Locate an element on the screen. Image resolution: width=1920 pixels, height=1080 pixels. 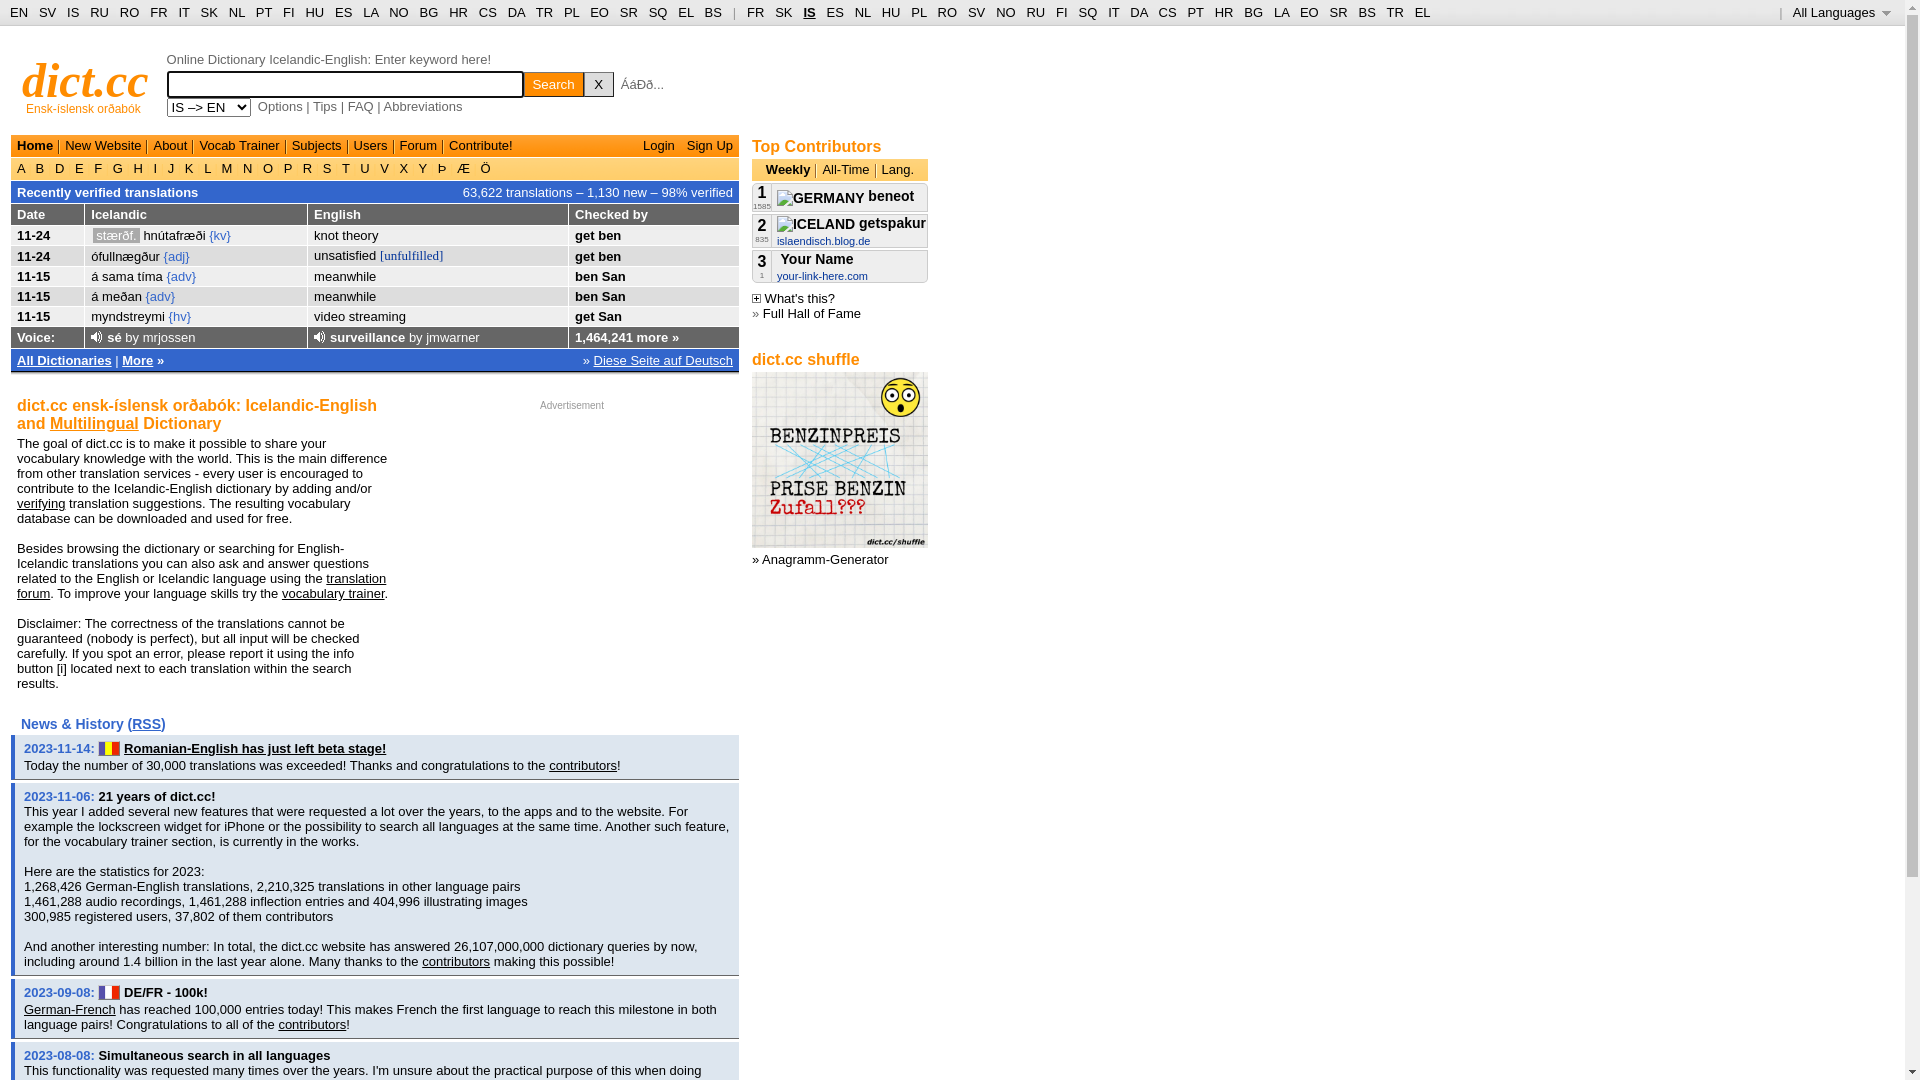
'All Languages ' is located at coordinates (1793, 12).